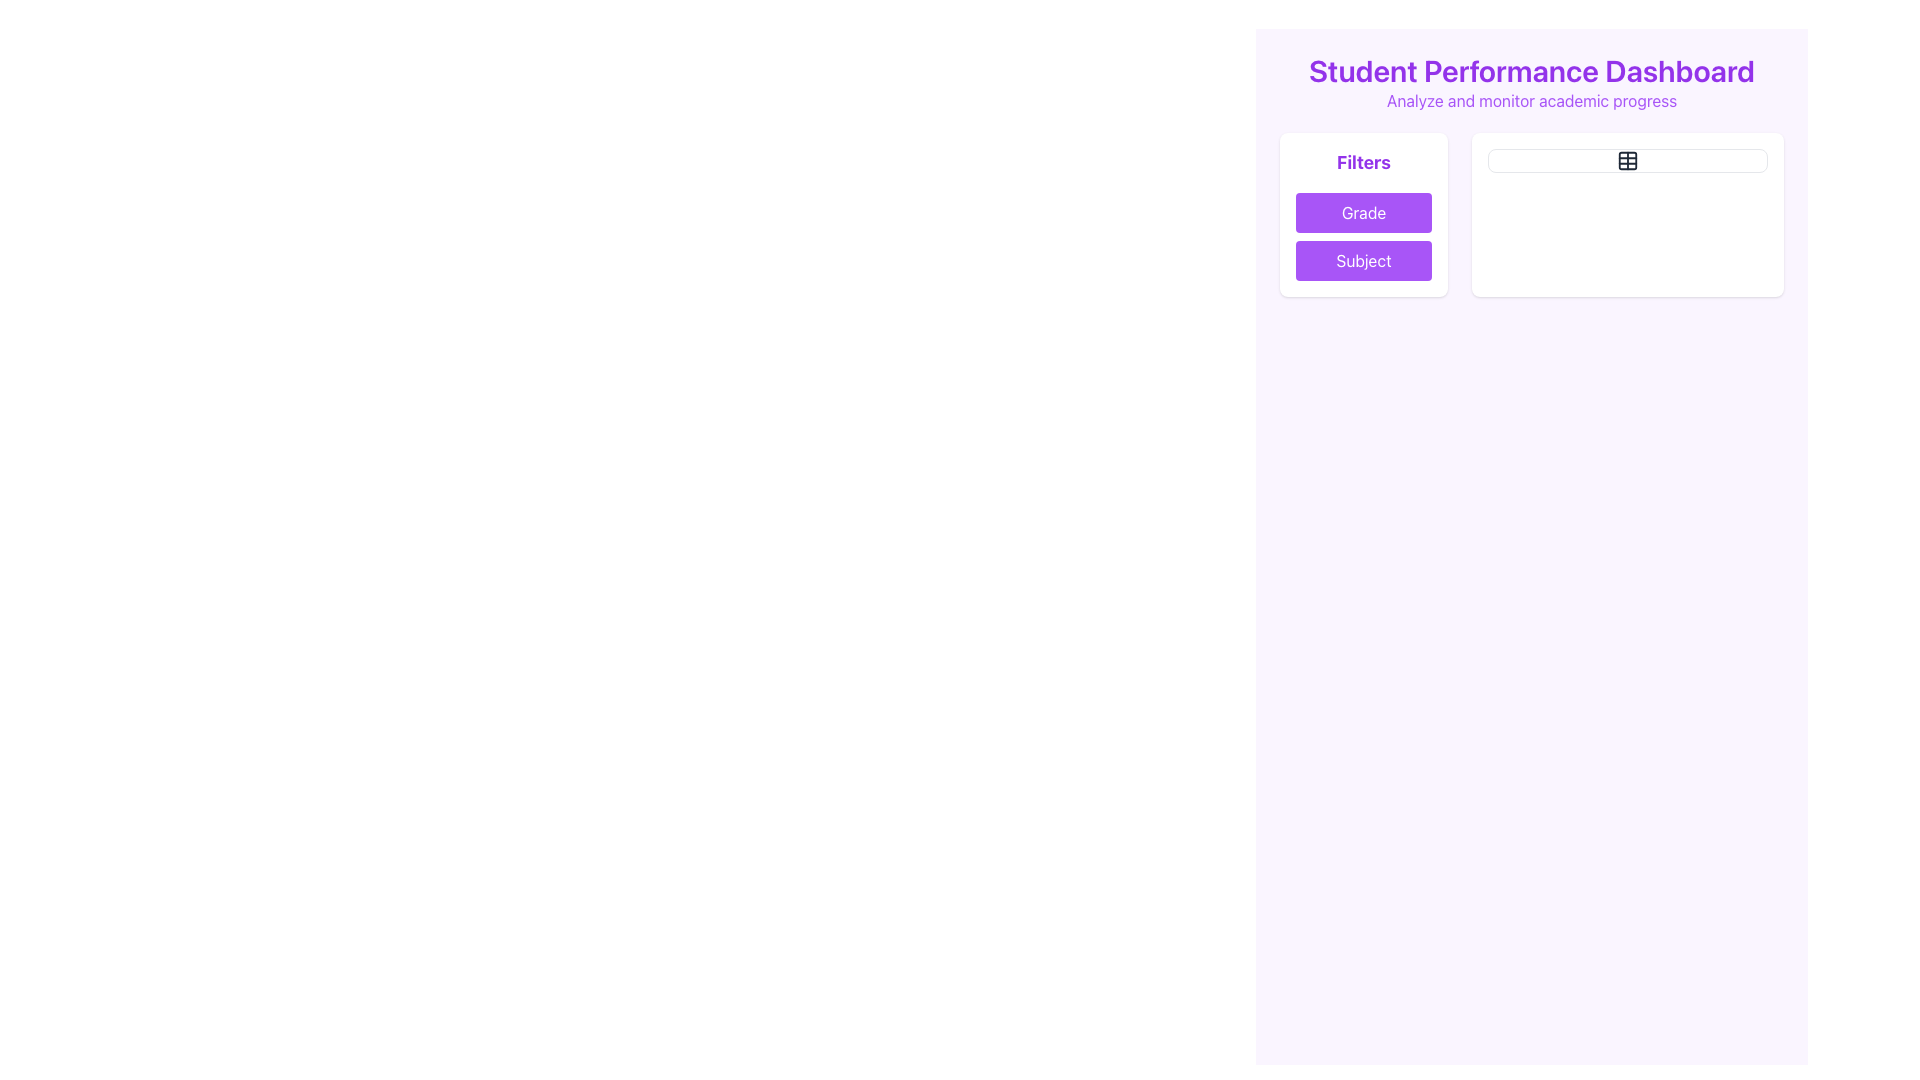 This screenshot has width=1920, height=1080. What do you see at coordinates (1530, 69) in the screenshot?
I see `title 'Student Performance Dashboard', which is a bold, large-sized text element centered near the top of the main layout` at bounding box center [1530, 69].